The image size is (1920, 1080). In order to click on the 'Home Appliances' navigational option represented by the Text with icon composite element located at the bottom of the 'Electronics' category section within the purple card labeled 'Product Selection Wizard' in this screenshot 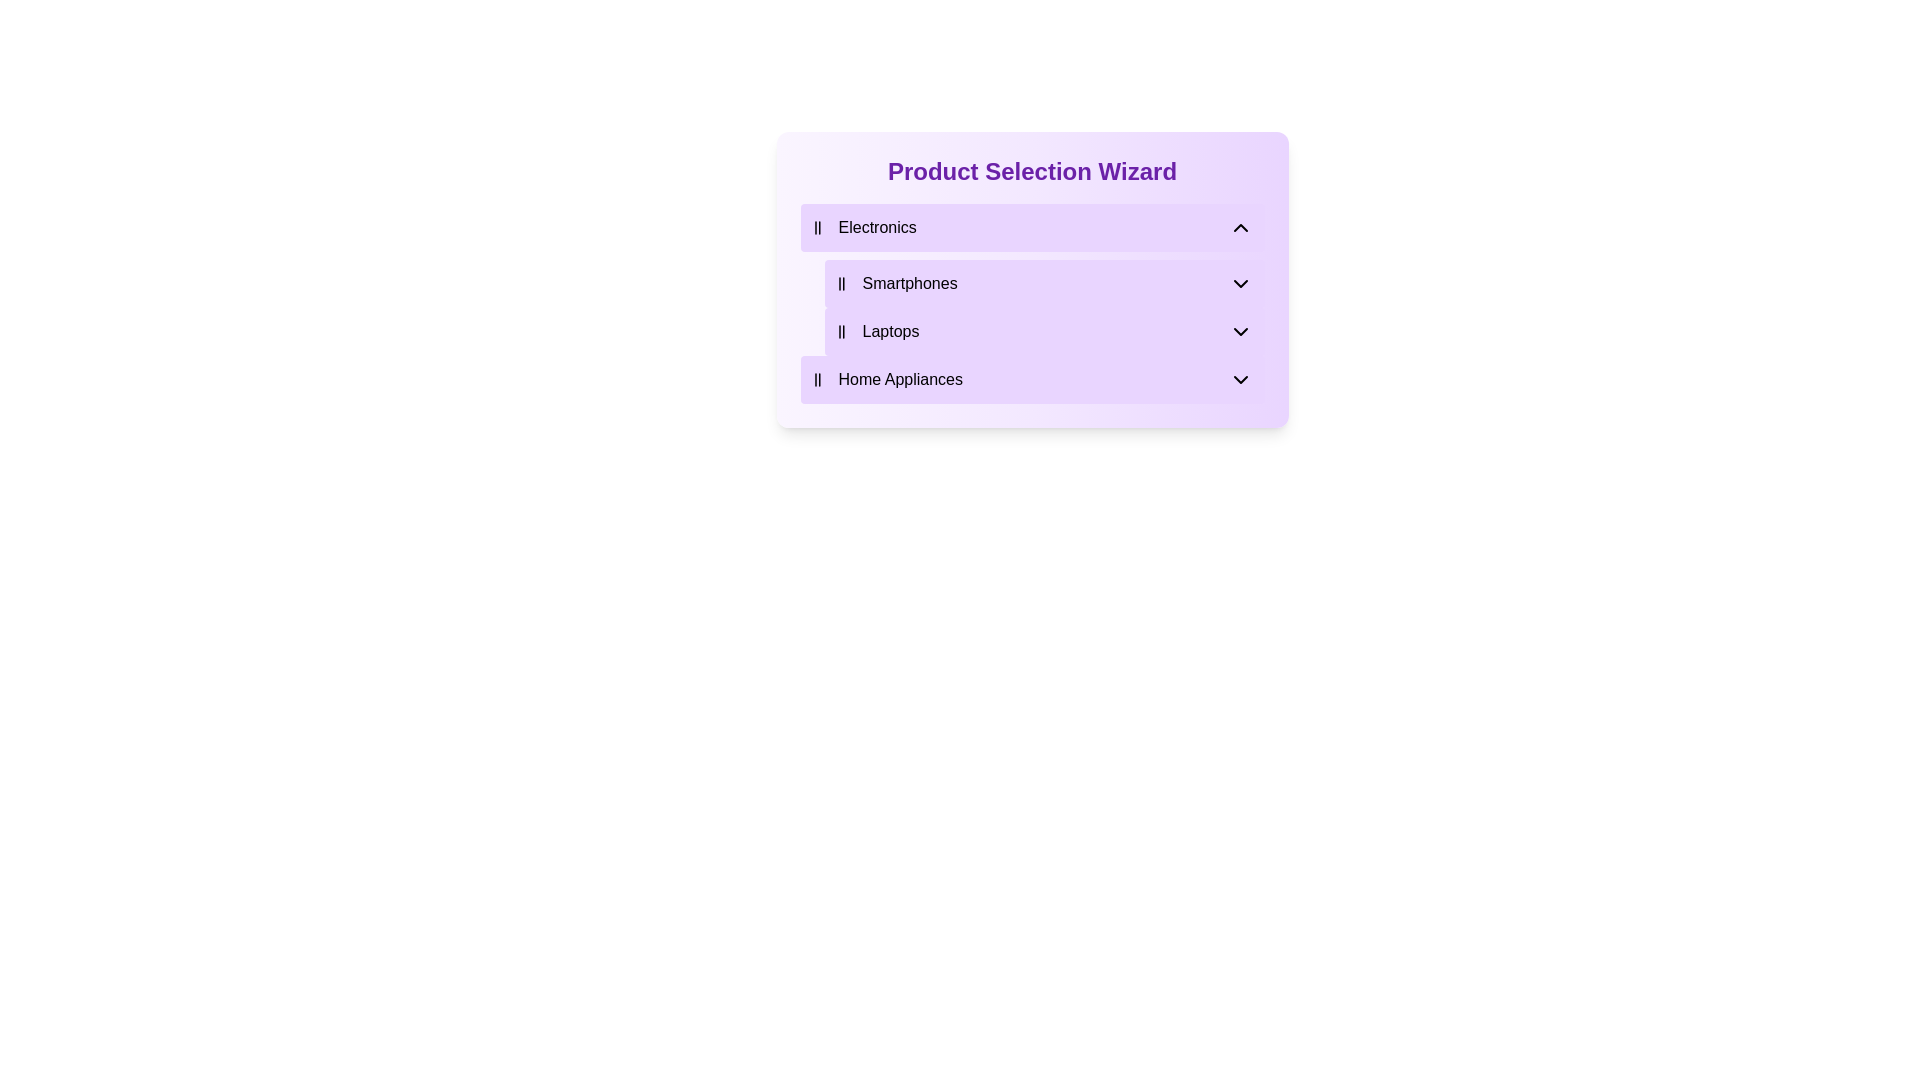, I will do `click(886, 380)`.